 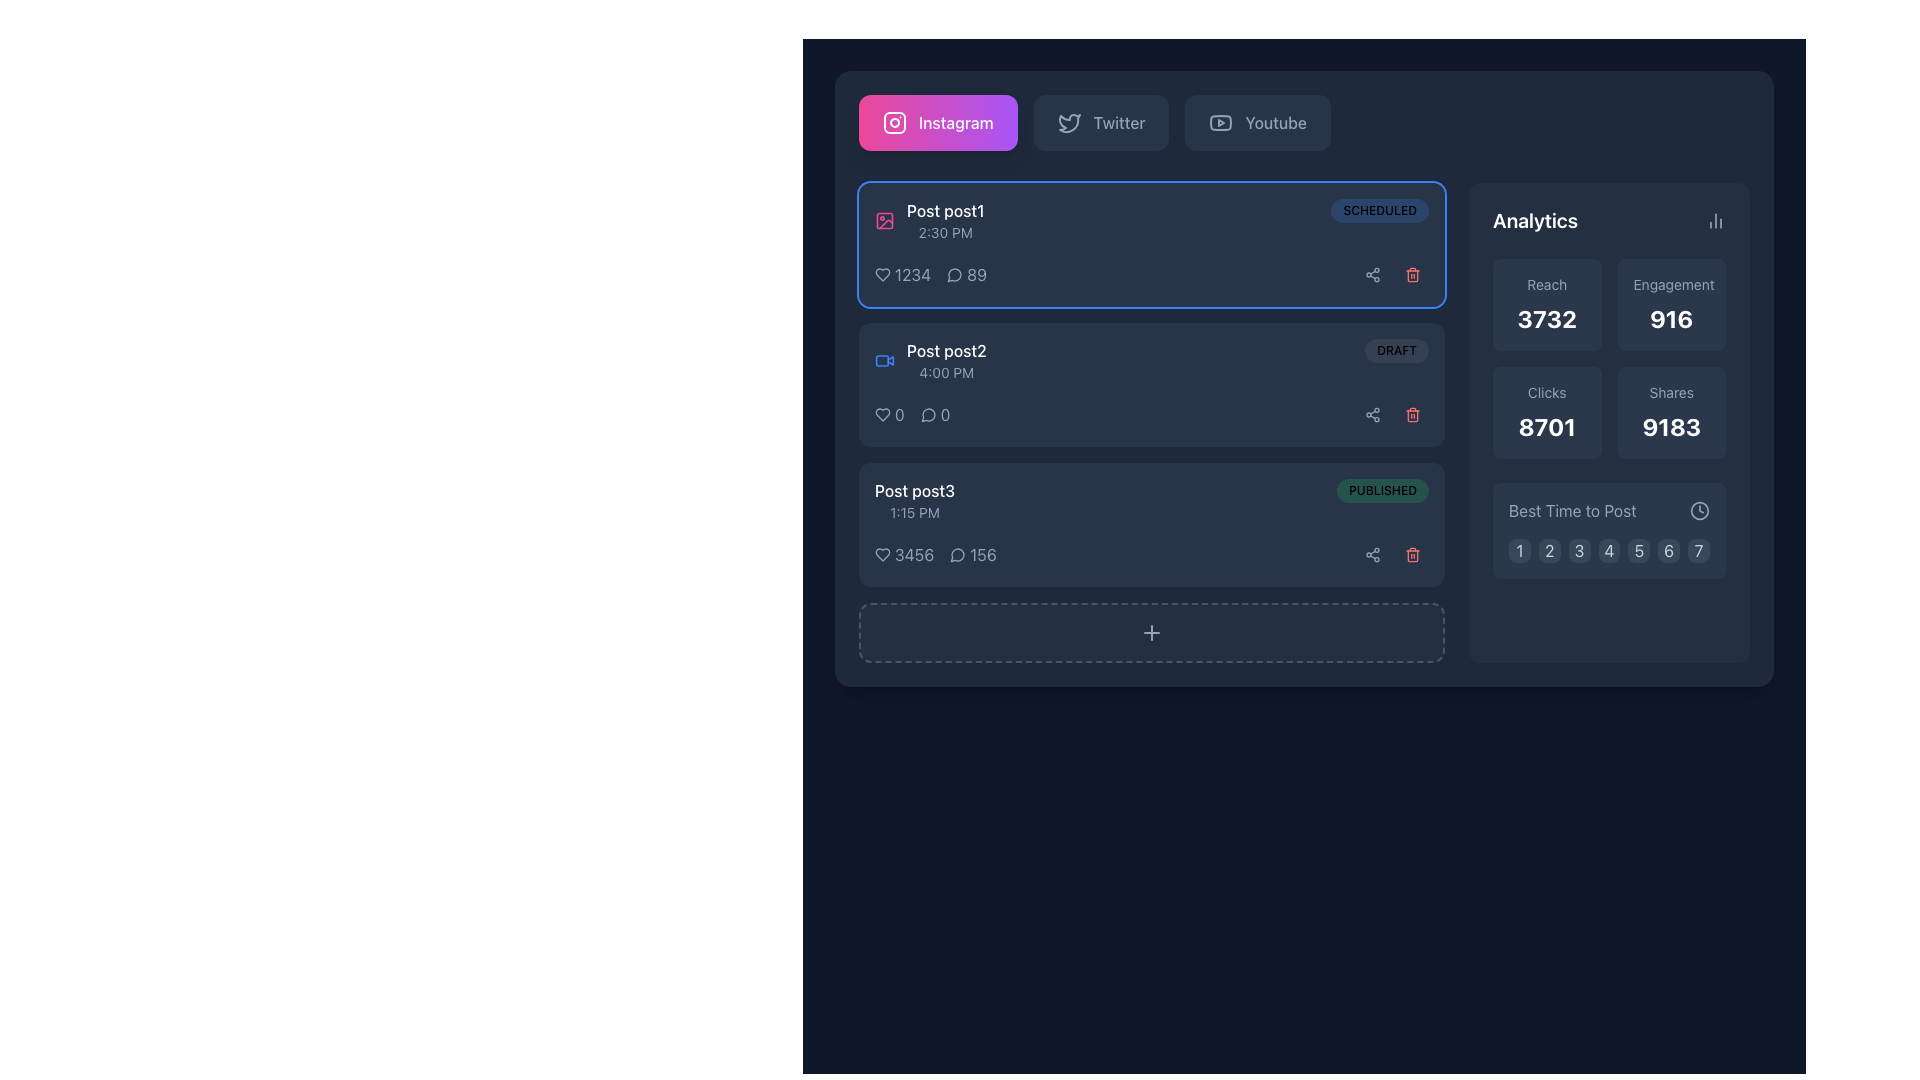 What do you see at coordinates (1371, 414) in the screenshot?
I see `the share button located immediately to the right of the post labeled 'Post post2' to initiate sharing` at bounding box center [1371, 414].